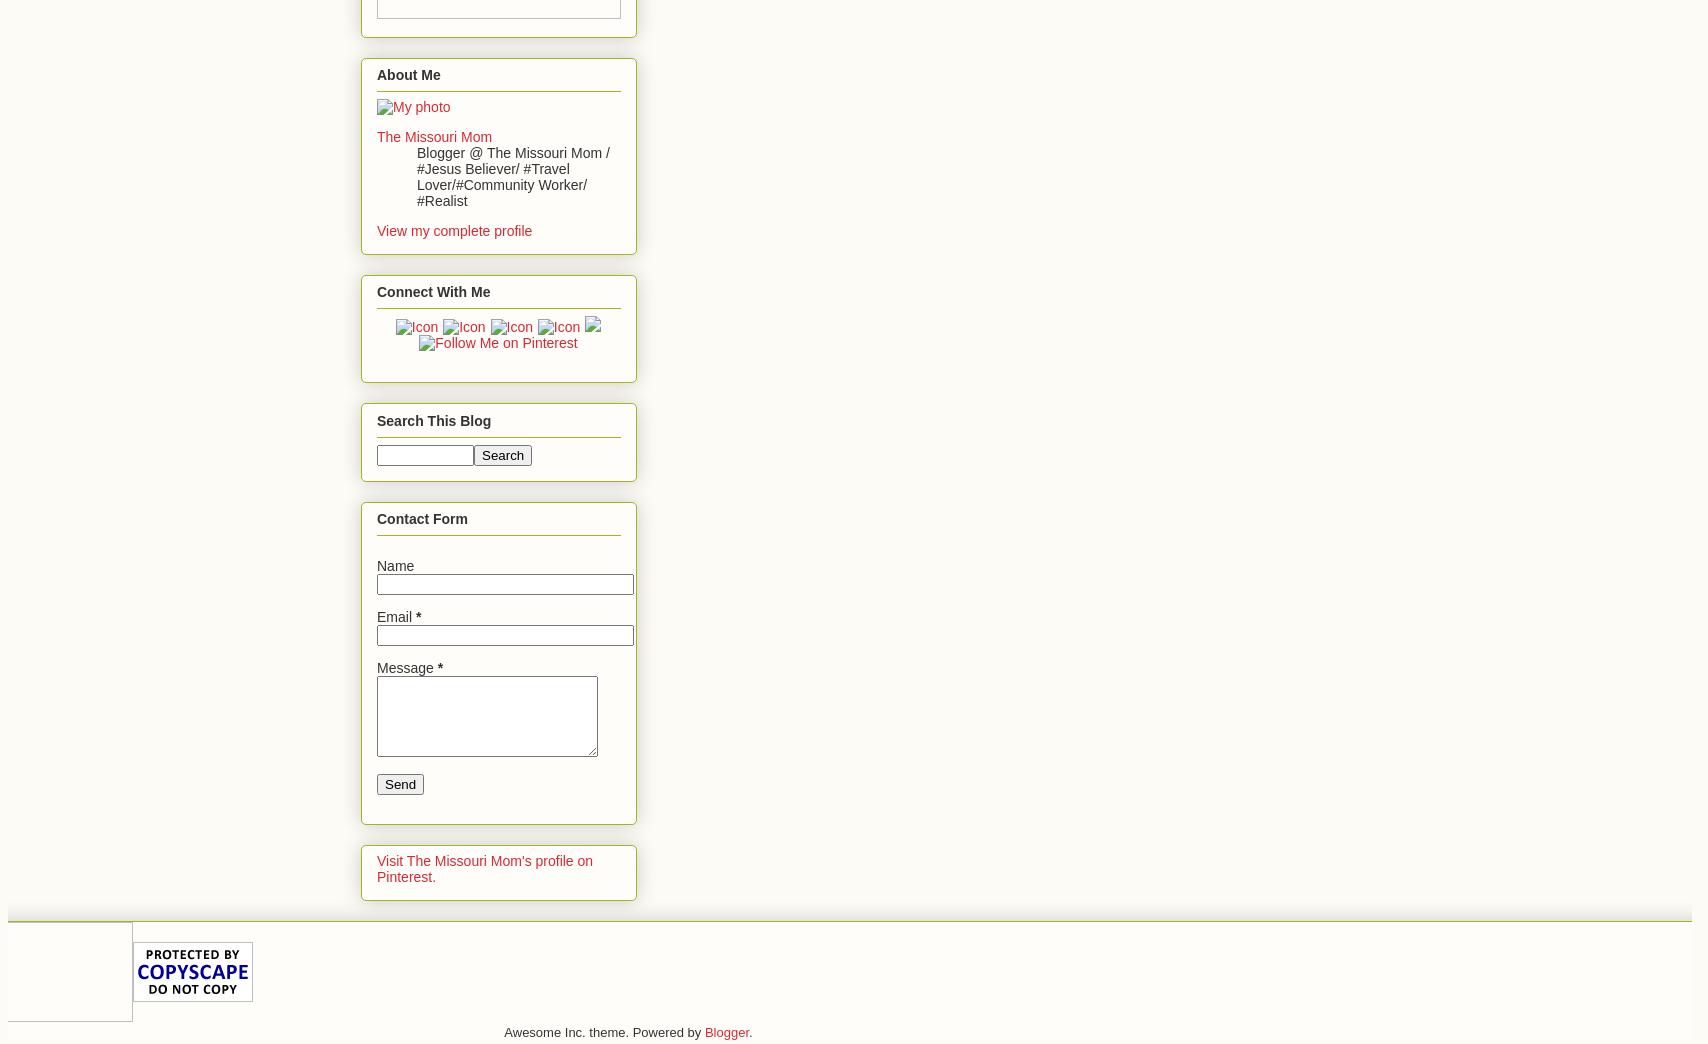  I want to click on 'Visit The Missouri Mom's profile on Pinterest.', so click(484, 869).